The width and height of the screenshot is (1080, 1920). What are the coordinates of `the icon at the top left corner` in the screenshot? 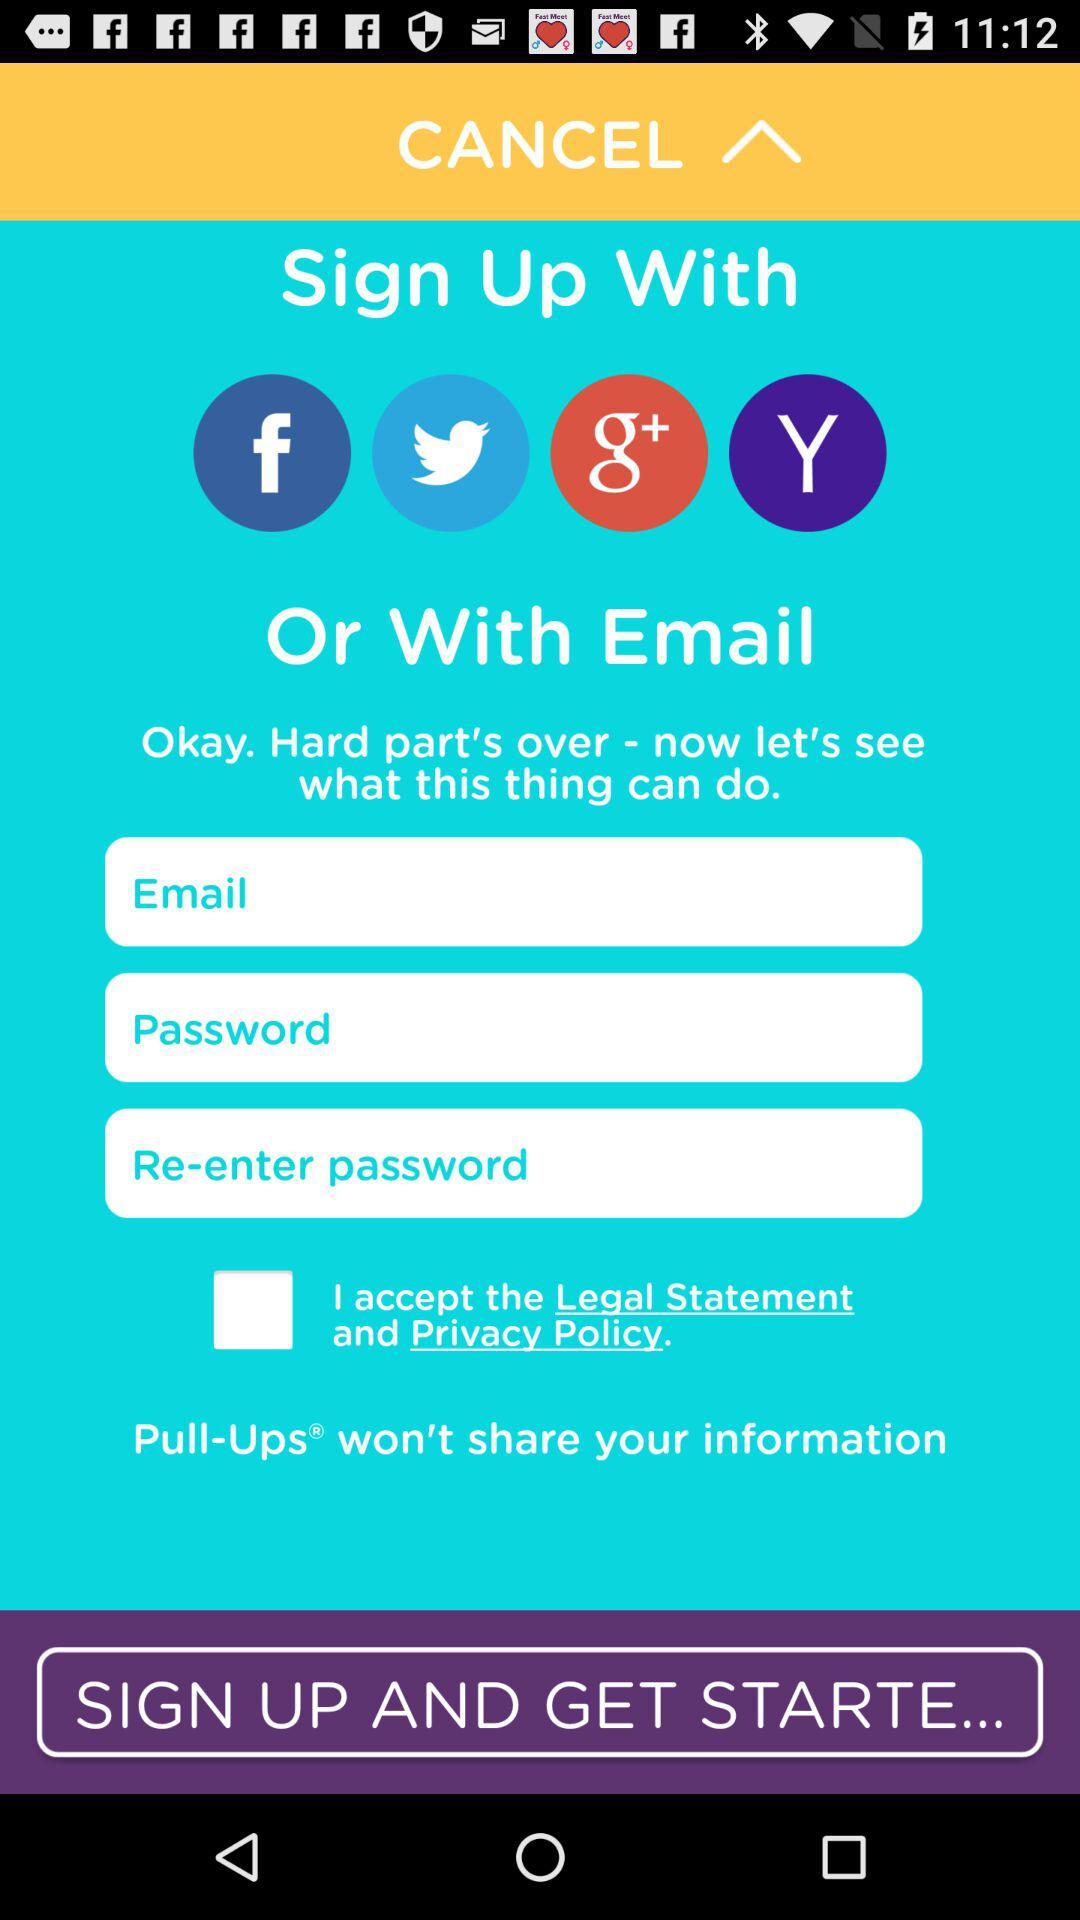 It's located at (272, 451).